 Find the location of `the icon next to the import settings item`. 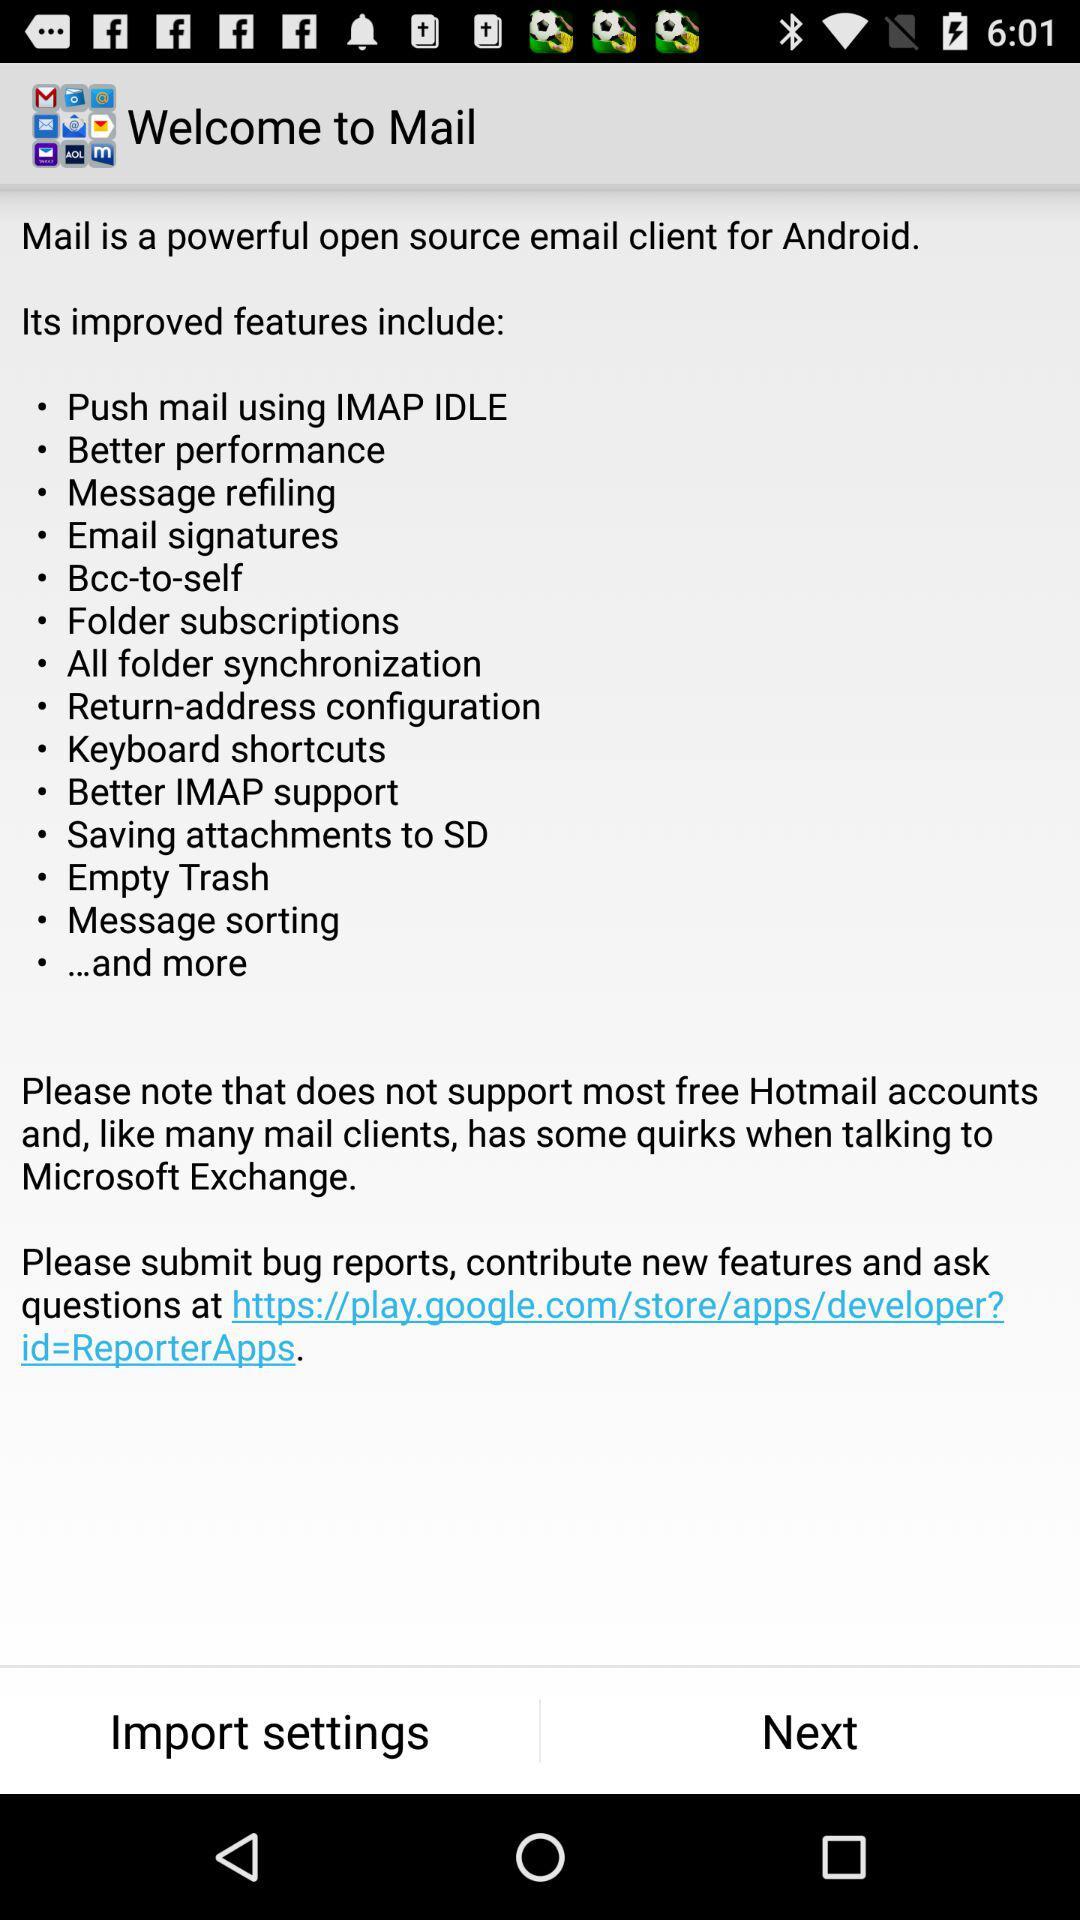

the icon next to the import settings item is located at coordinates (810, 1730).